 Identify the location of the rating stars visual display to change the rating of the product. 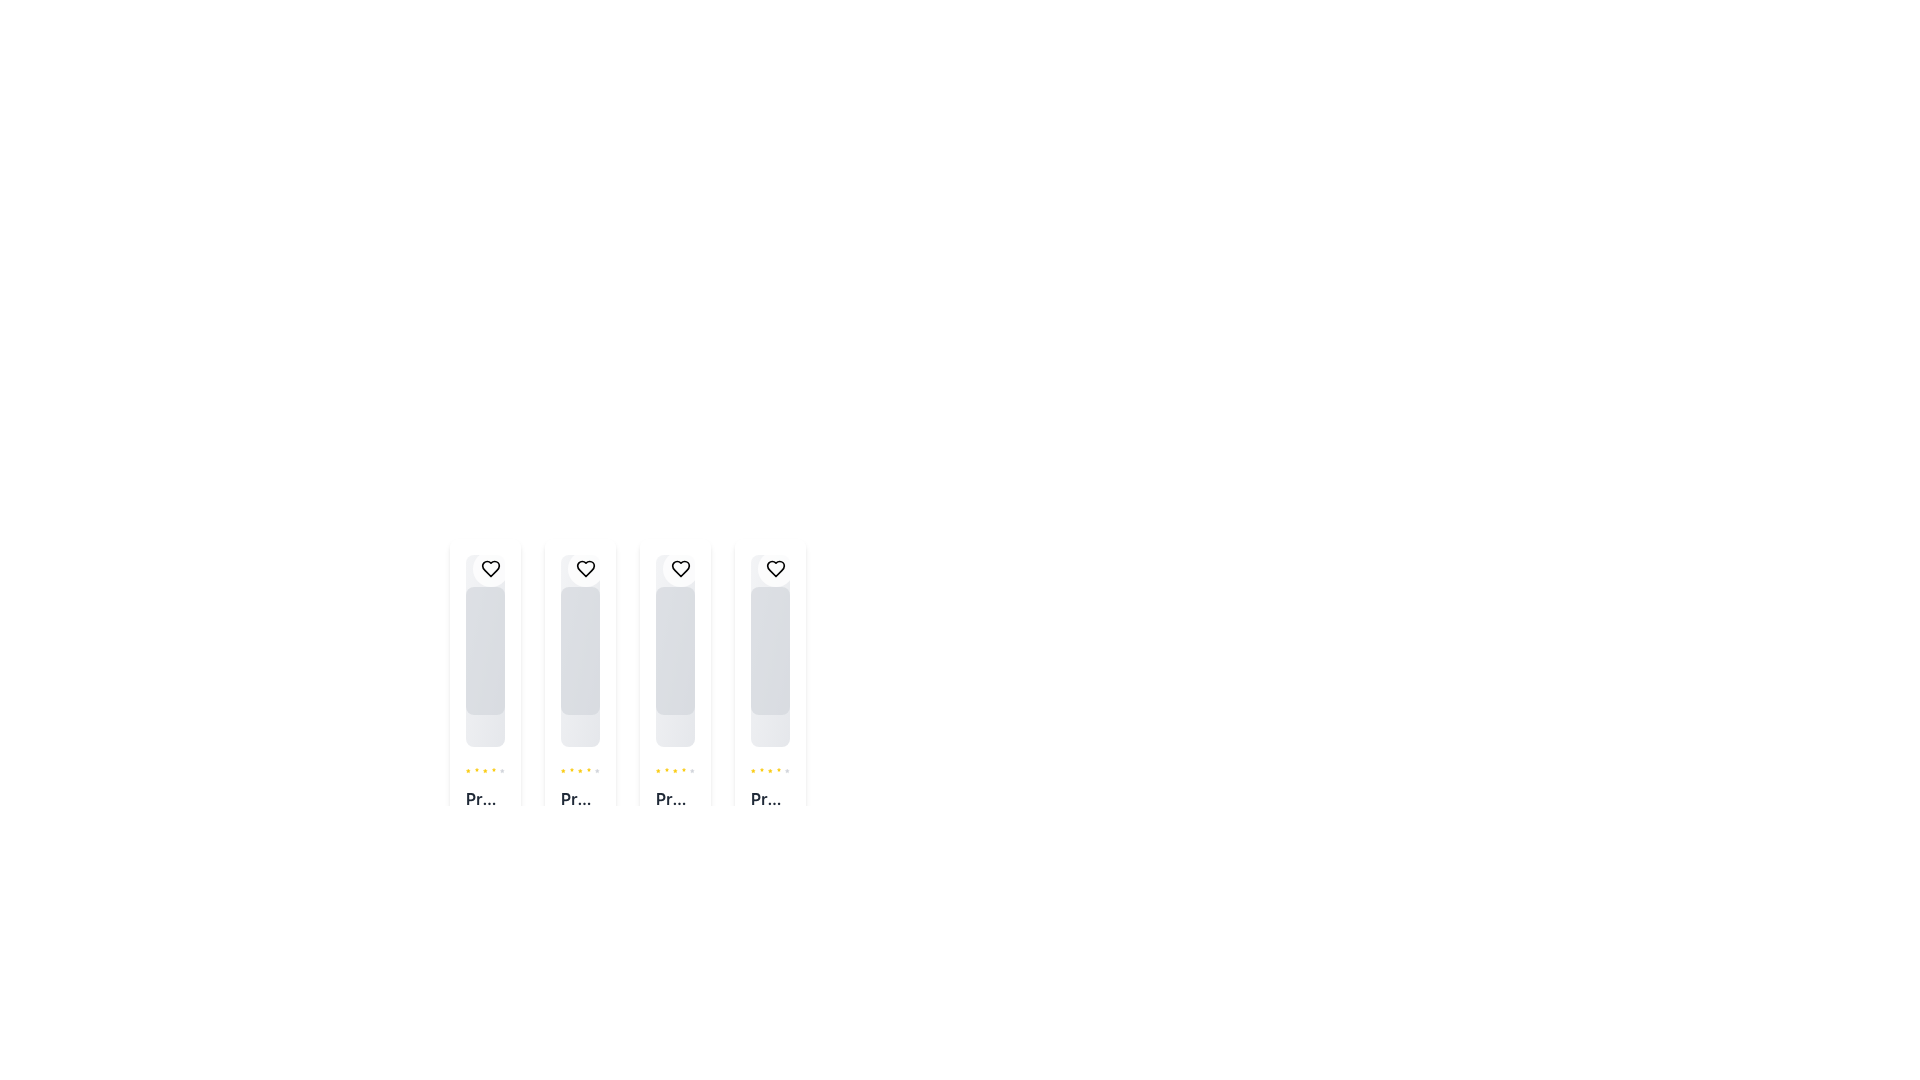
(579, 770).